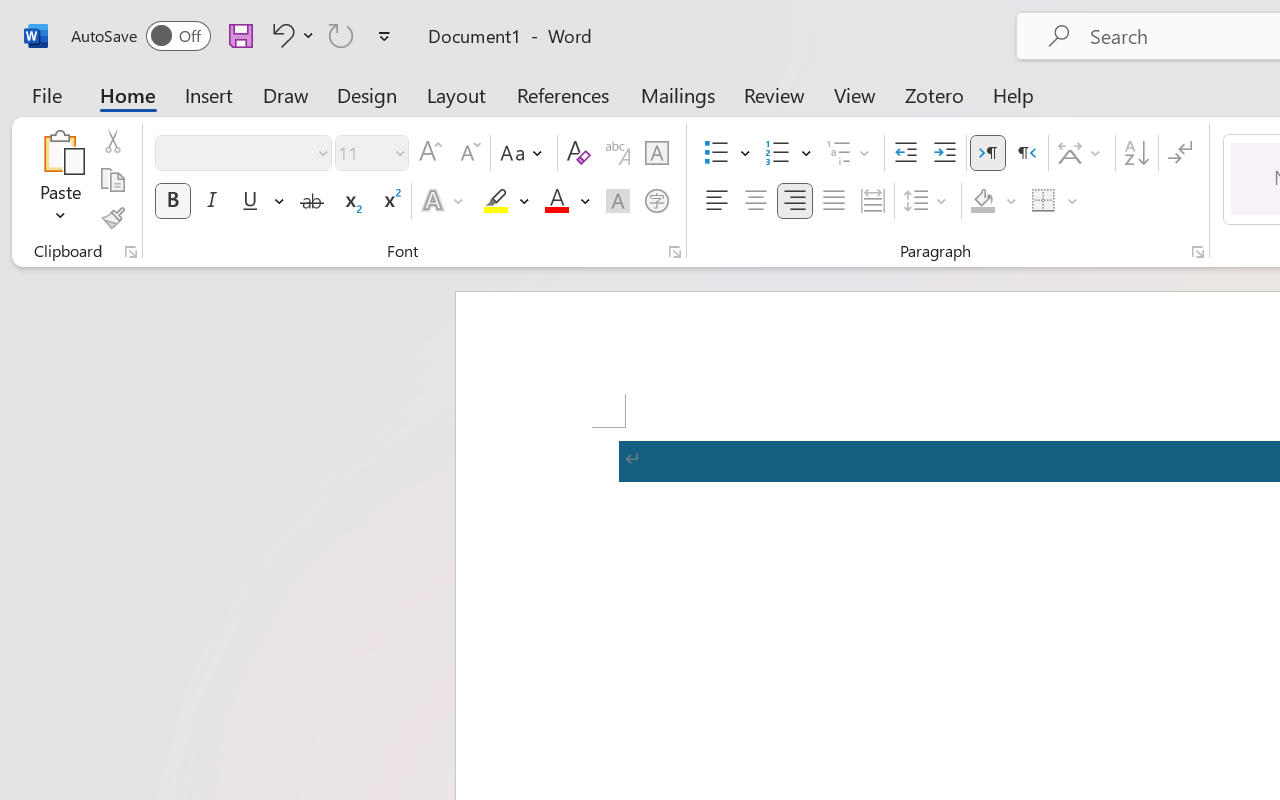 Image resolution: width=1280 pixels, height=800 pixels. What do you see at coordinates (496, 201) in the screenshot?
I see `'Text Highlight Color RGB(255, 255, 0)'` at bounding box center [496, 201].